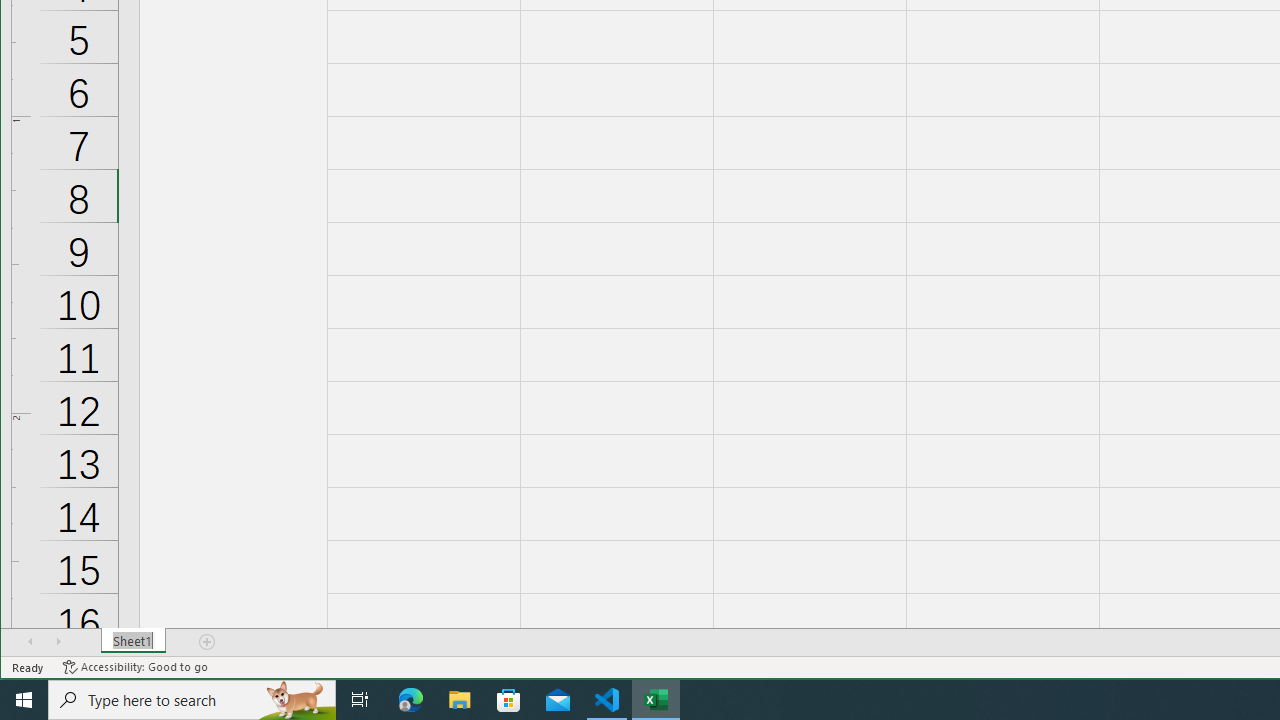 The width and height of the screenshot is (1280, 720). I want to click on 'File Explorer', so click(459, 698).